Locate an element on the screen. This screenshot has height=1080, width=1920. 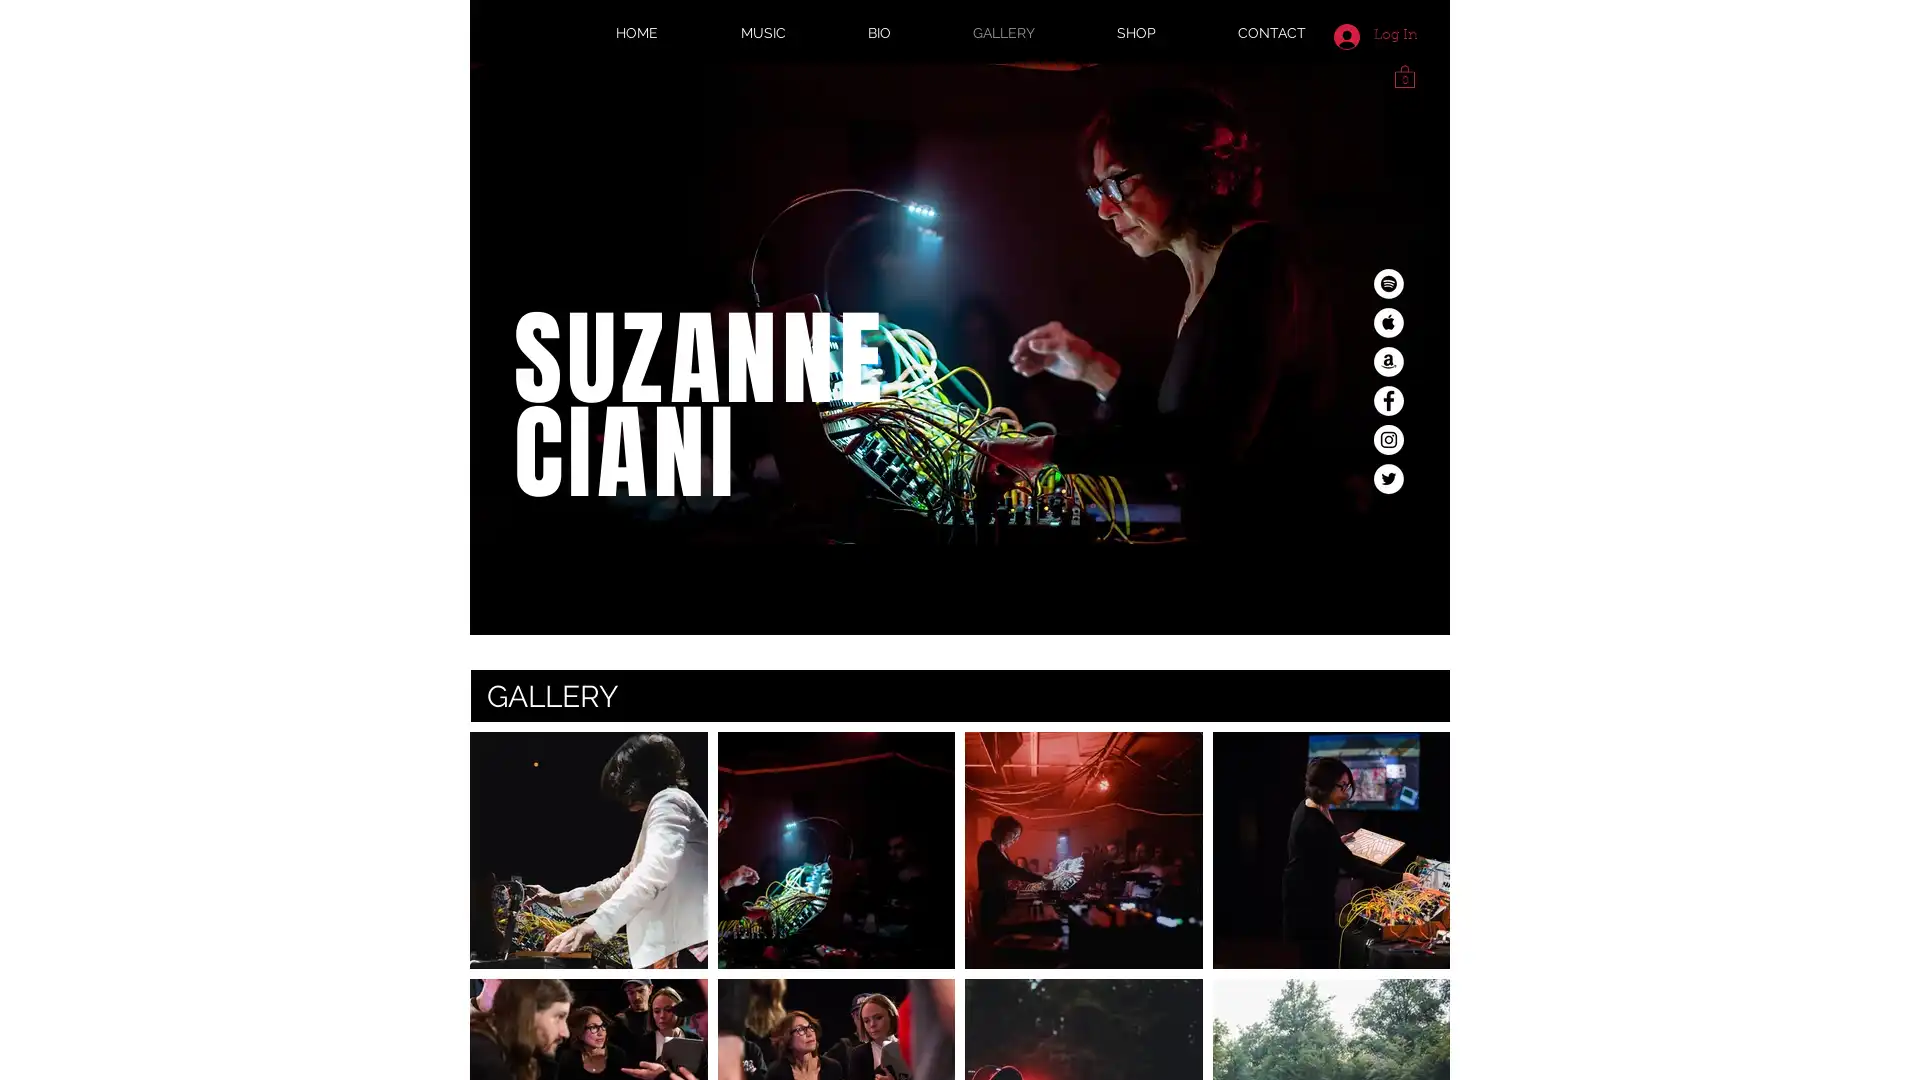
2016 RBMA Buchla Concert is located at coordinates (1083, 850).